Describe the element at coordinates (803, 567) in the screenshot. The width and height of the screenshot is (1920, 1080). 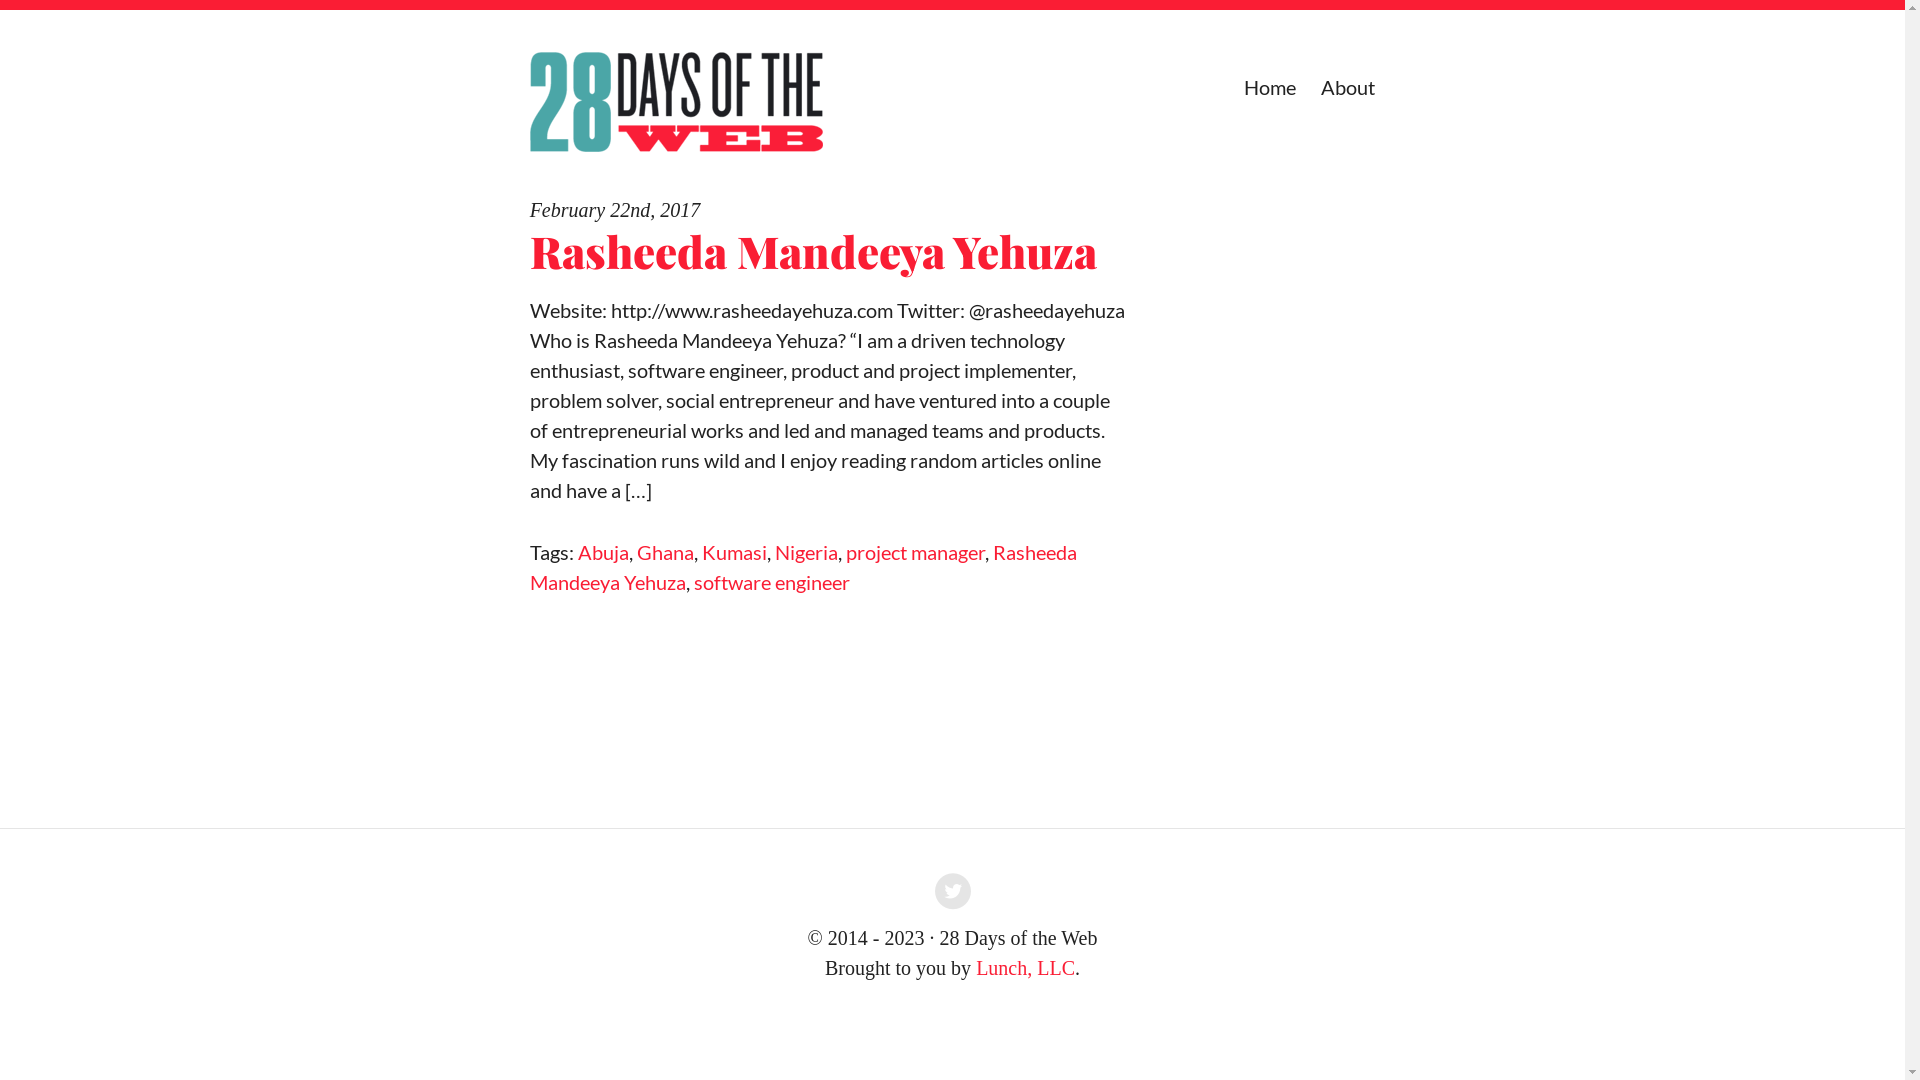
I see `'Rasheeda Mandeeya Yehuza'` at that location.